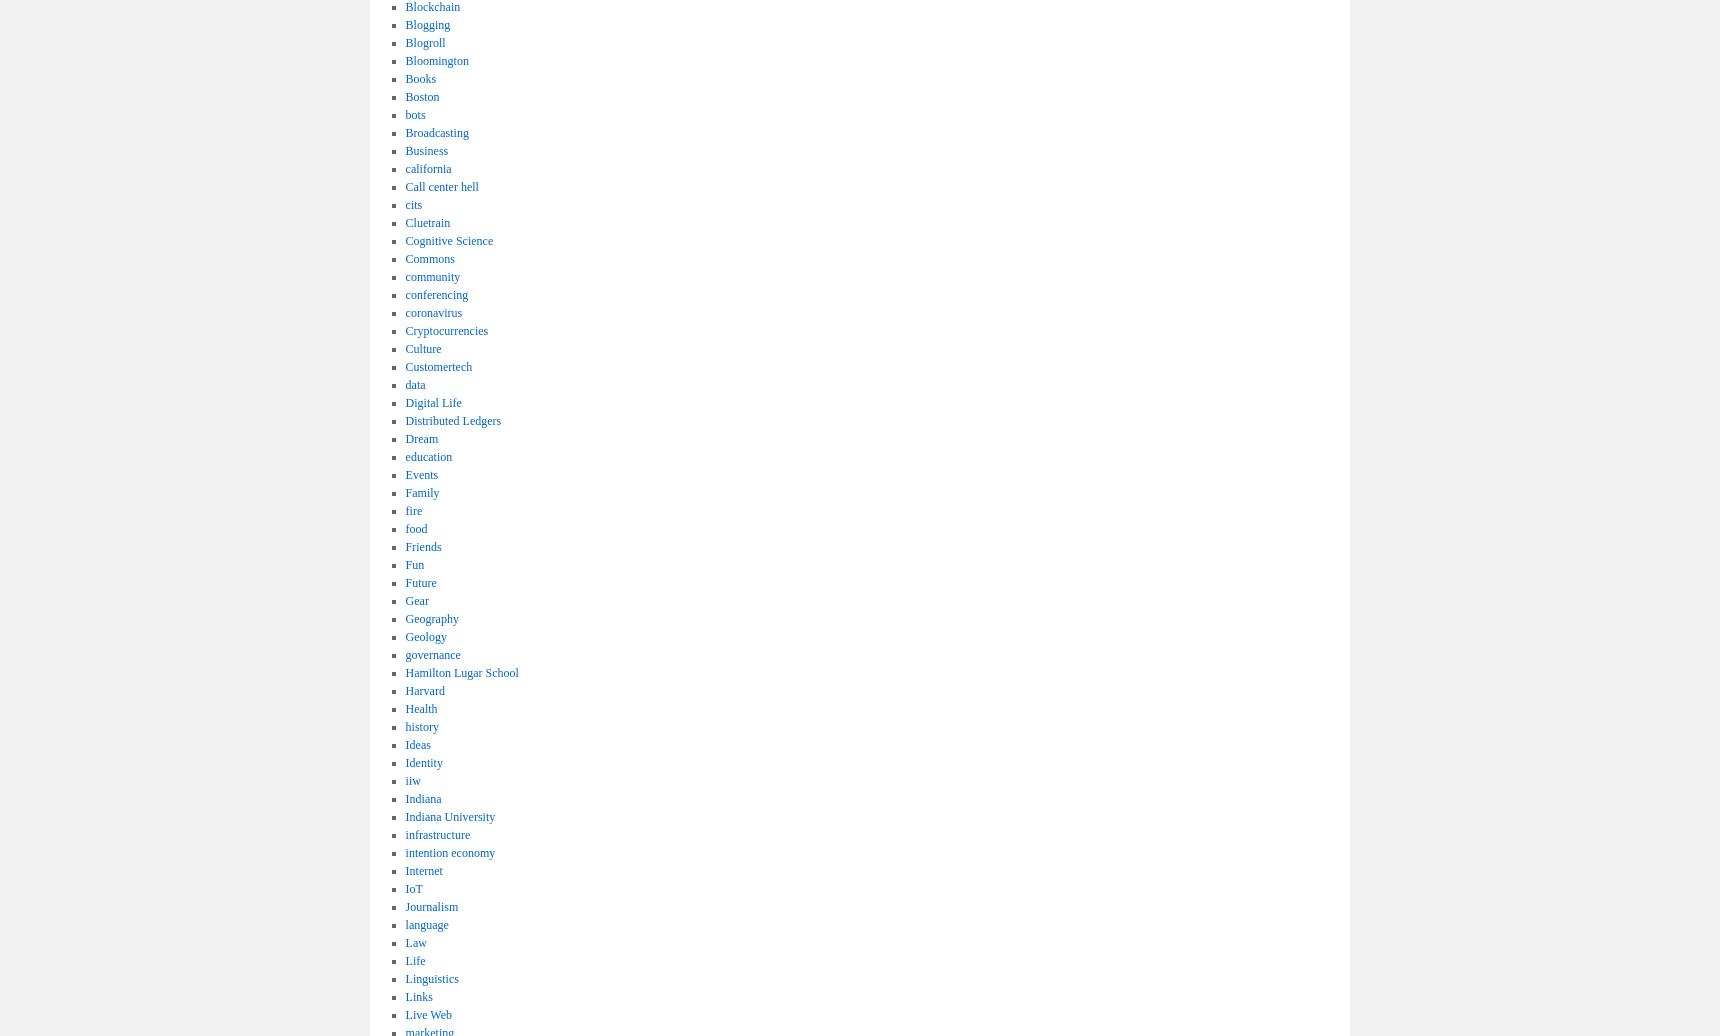 This screenshot has width=1720, height=1036. I want to click on 'governance', so click(431, 654).